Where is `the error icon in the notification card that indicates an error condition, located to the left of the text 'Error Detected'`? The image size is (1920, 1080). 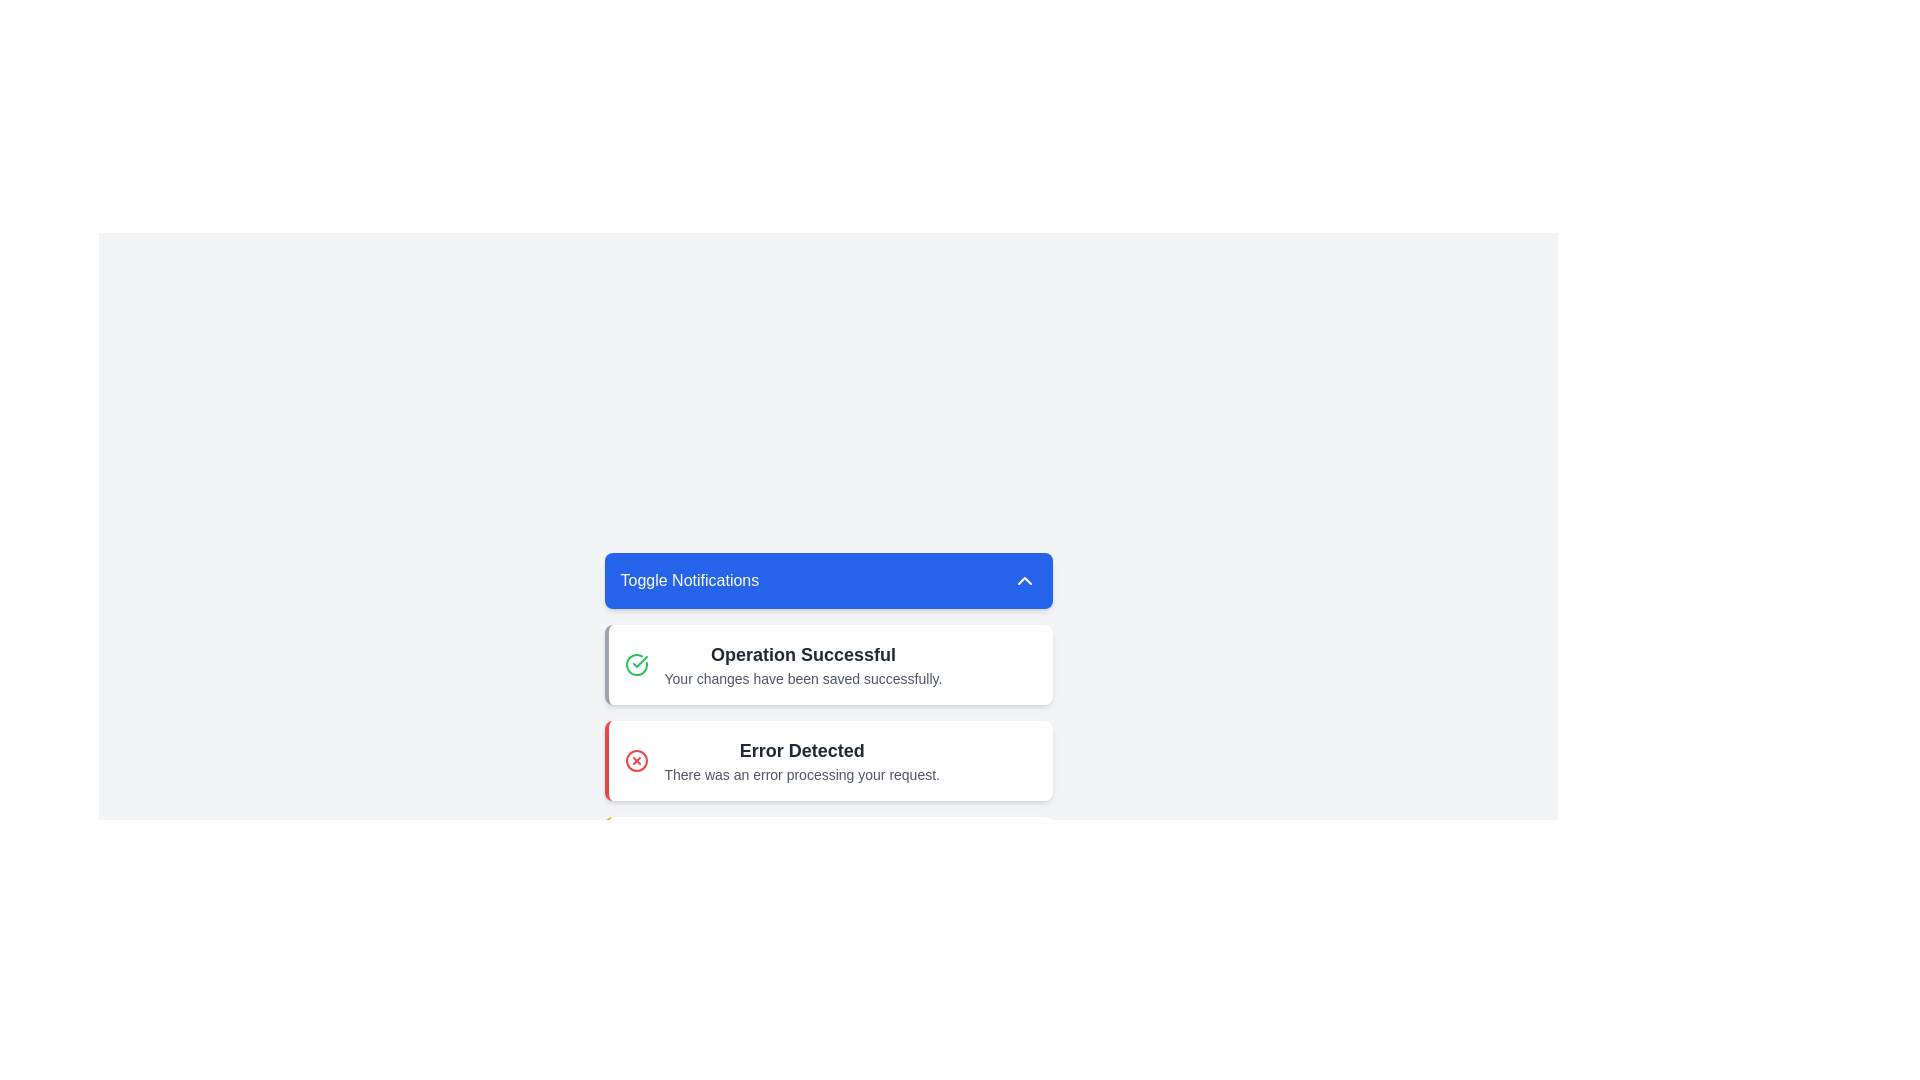
the error icon in the notification card that indicates an error condition, located to the left of the text 'Error Detected' is located at coordinates (635, 760).